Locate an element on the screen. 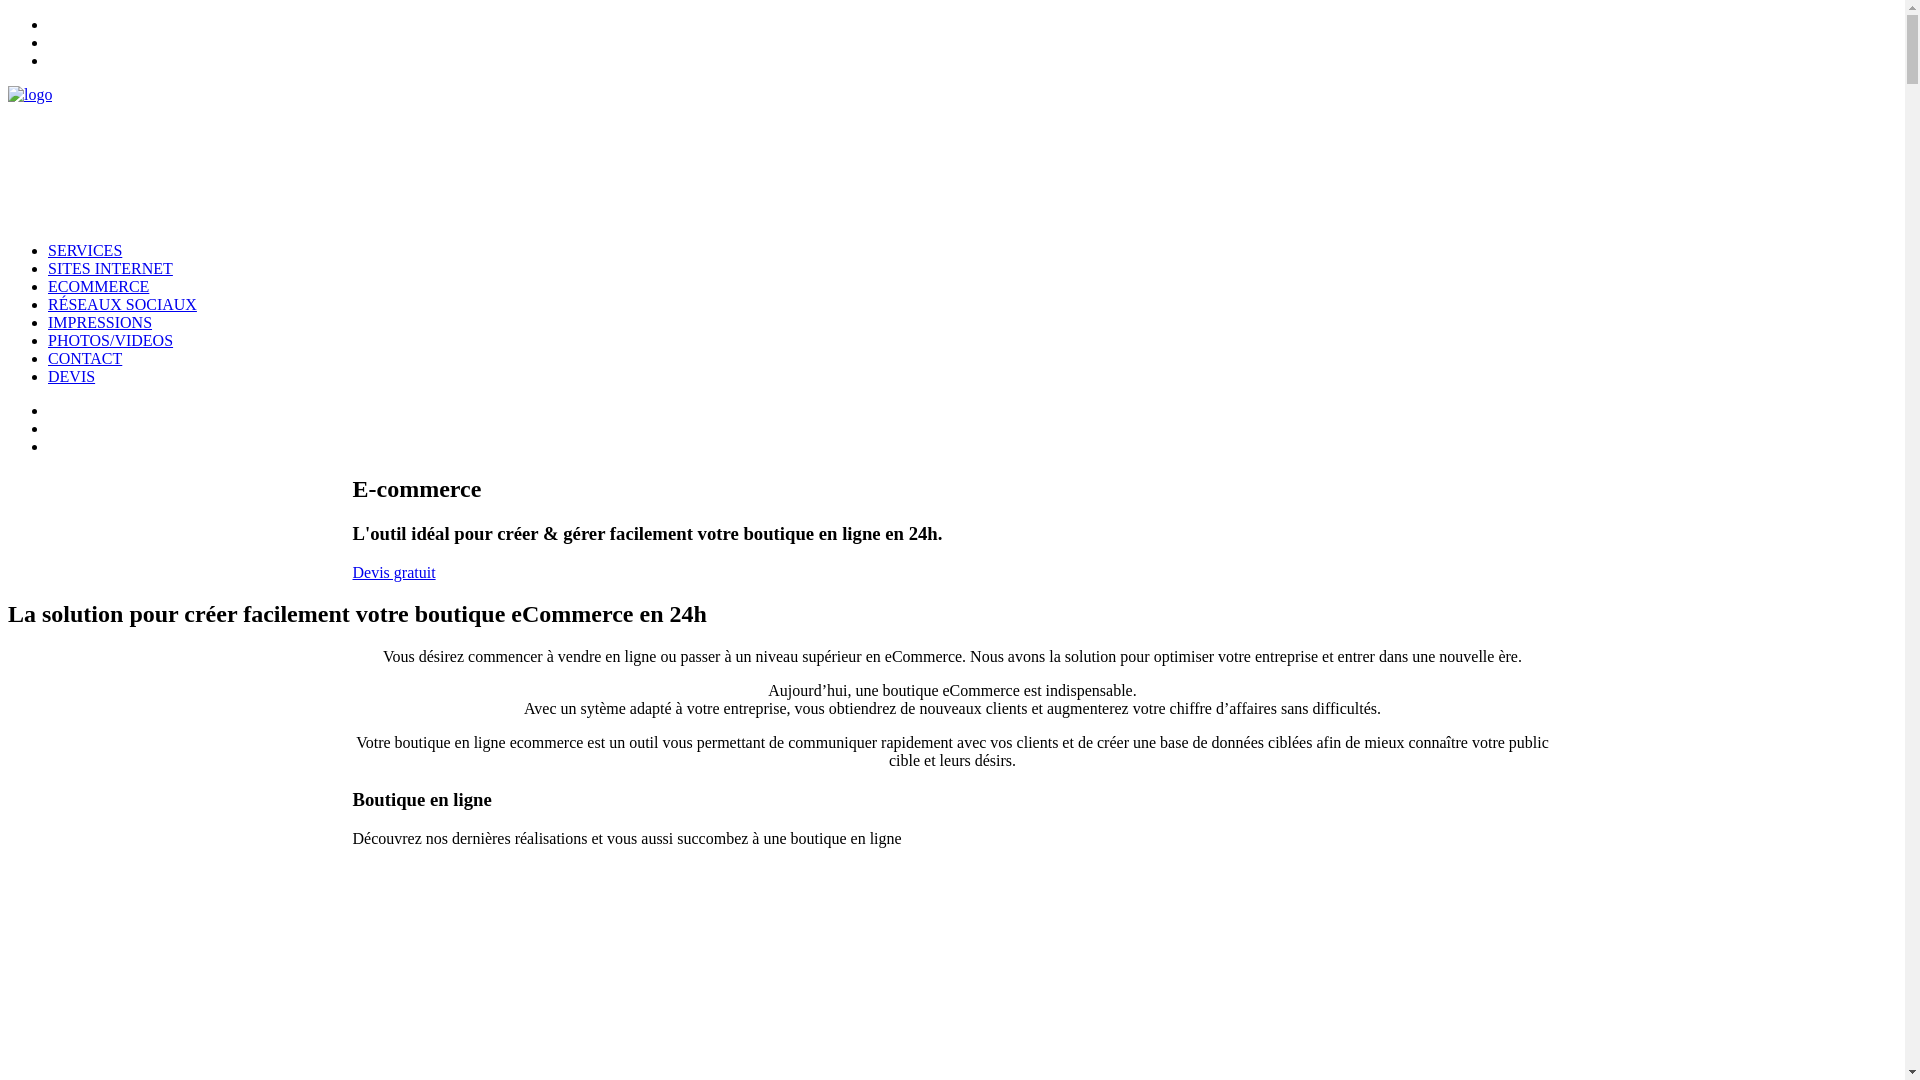 This screenshot has height=1080, width=1920. 'Devis gratuit' is located at coordinates (393, 572).